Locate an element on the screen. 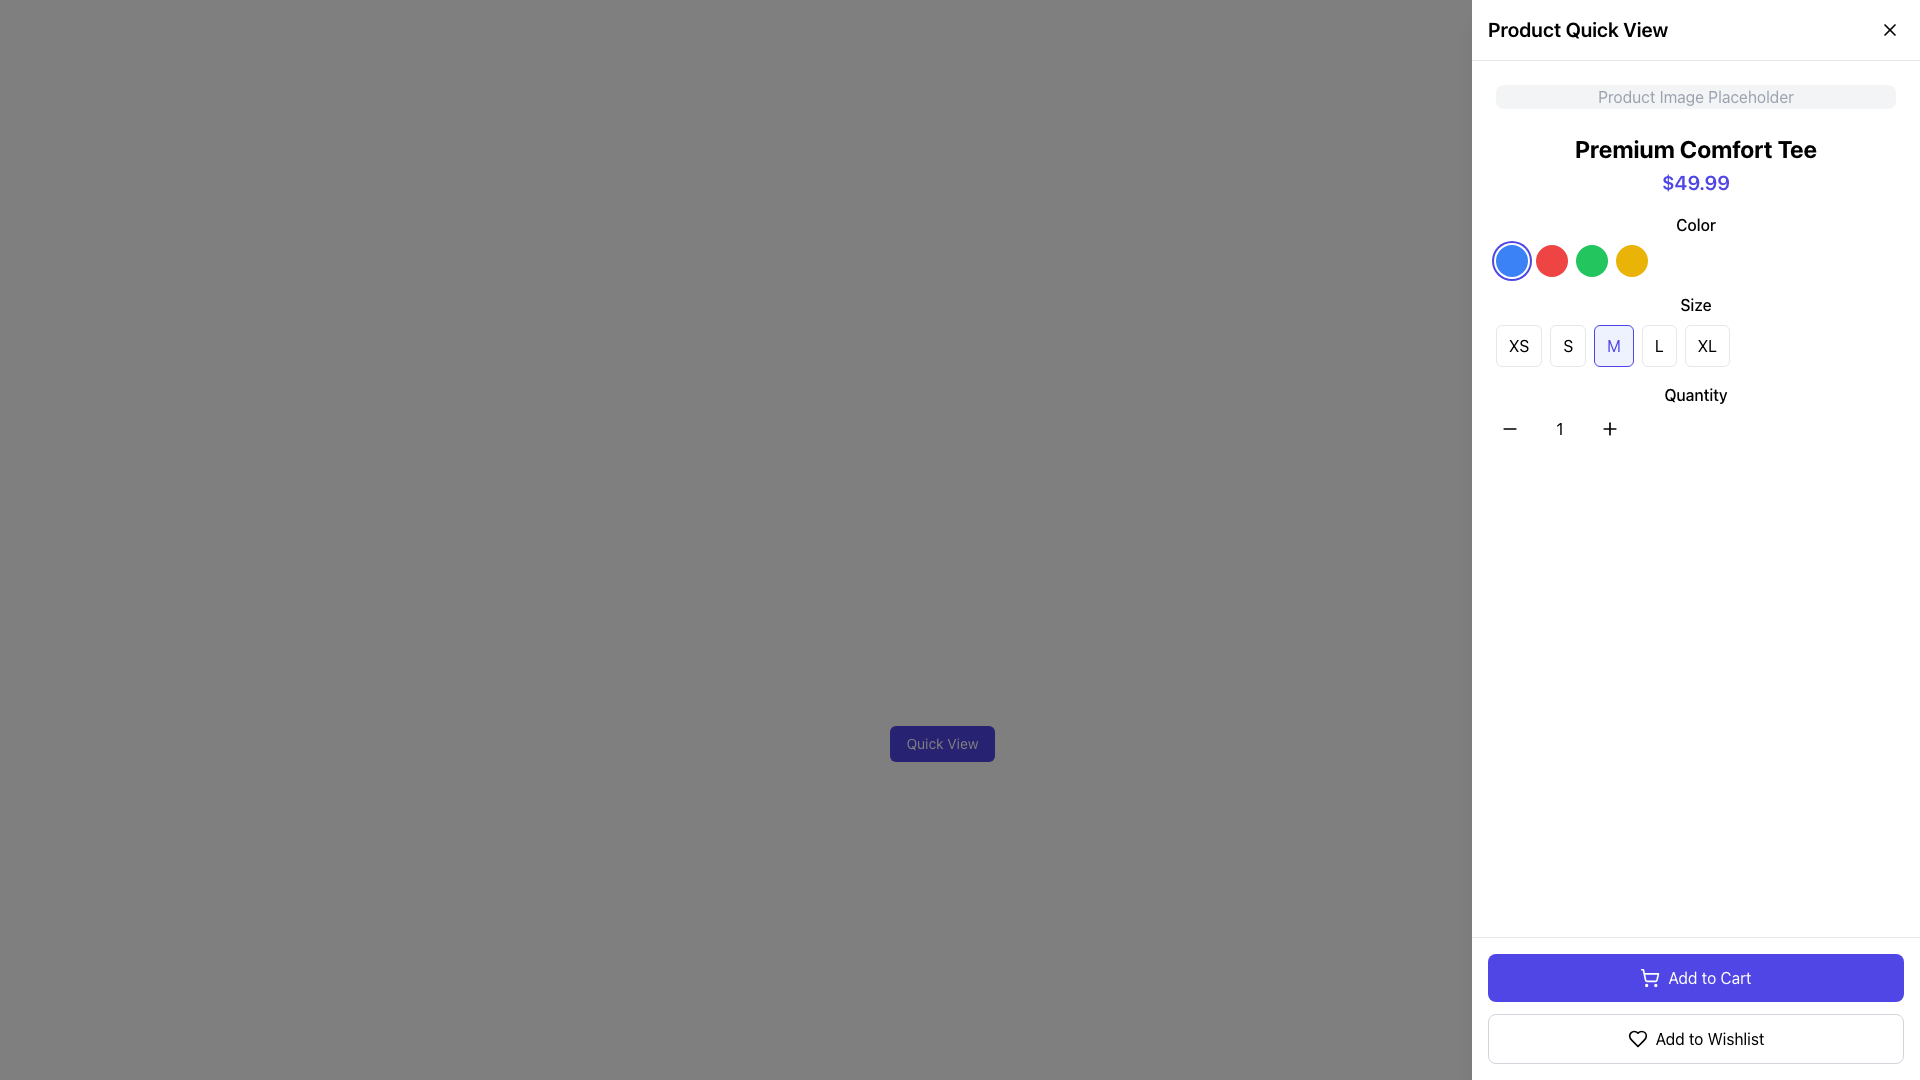  the 'XL' button with a white background and black text is located at coordinates (1706, 345).